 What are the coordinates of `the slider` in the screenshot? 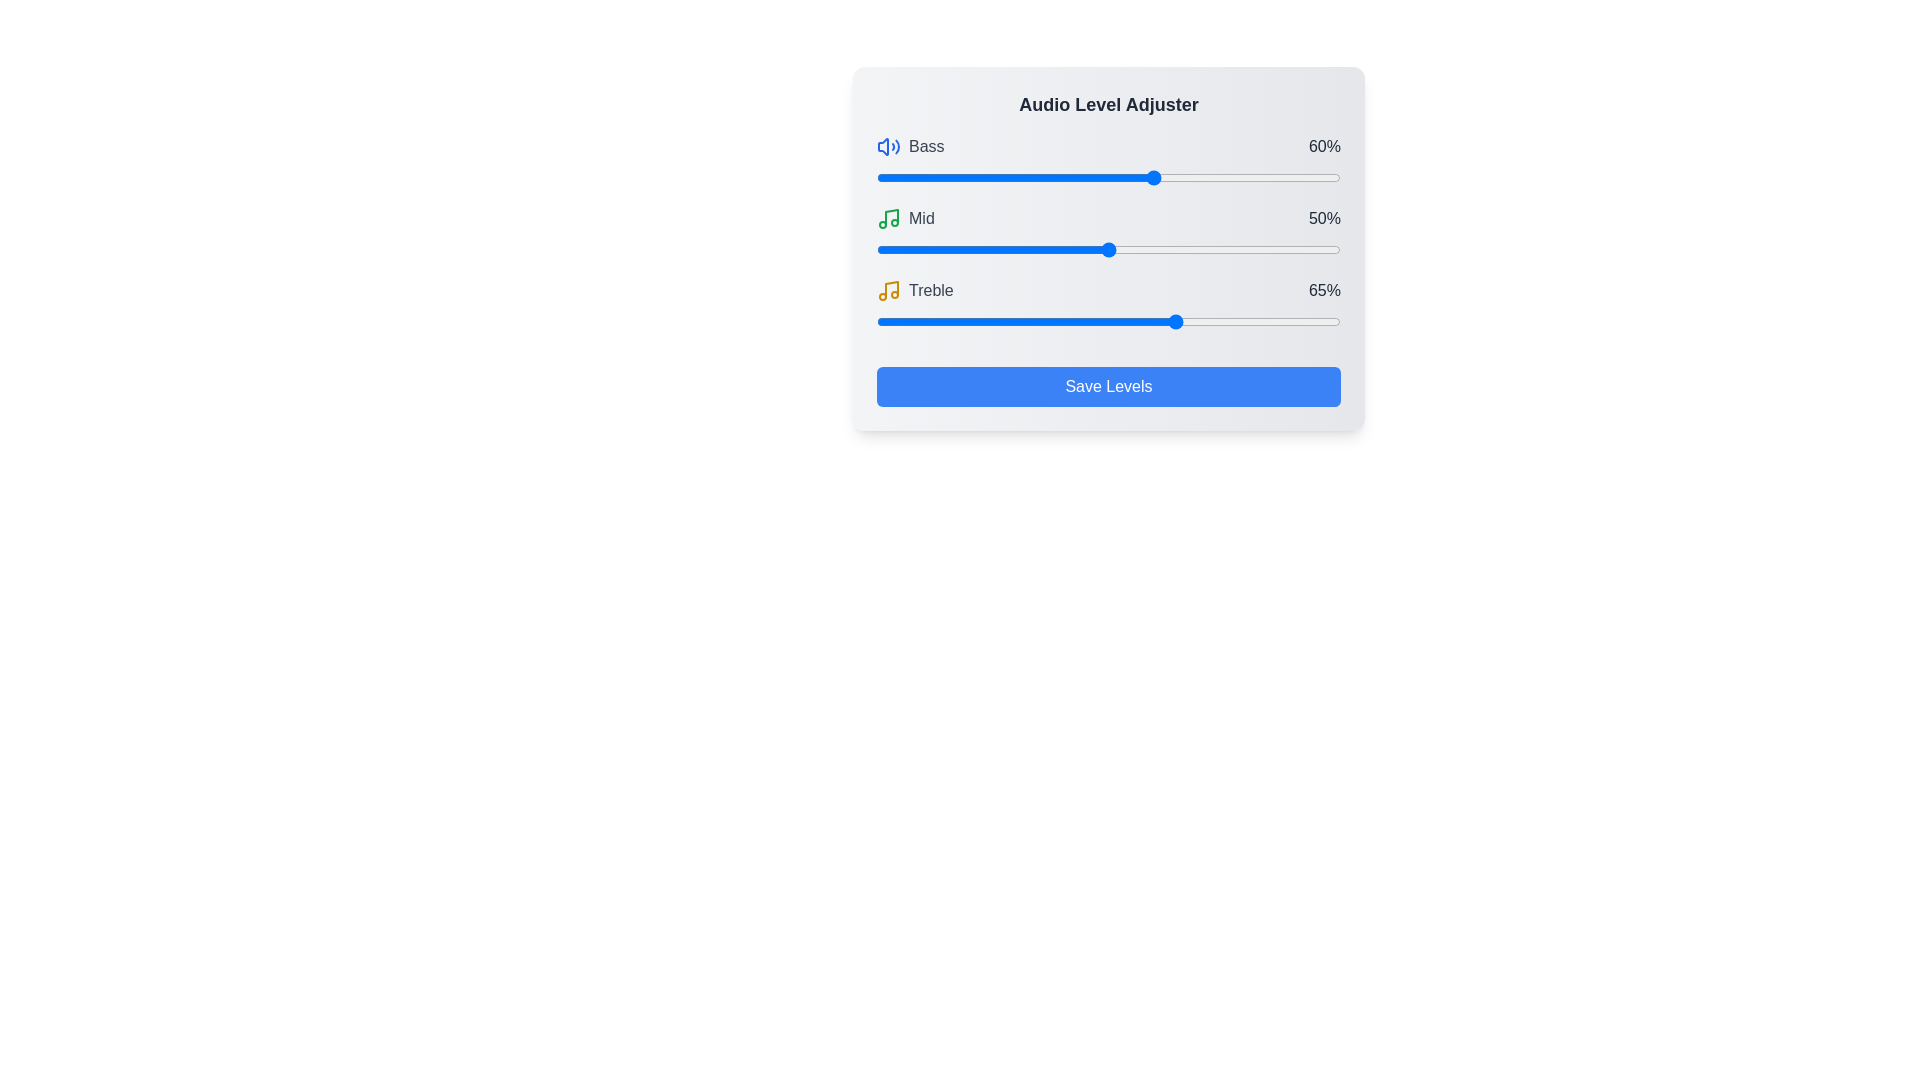 It's located at (1160, 320).